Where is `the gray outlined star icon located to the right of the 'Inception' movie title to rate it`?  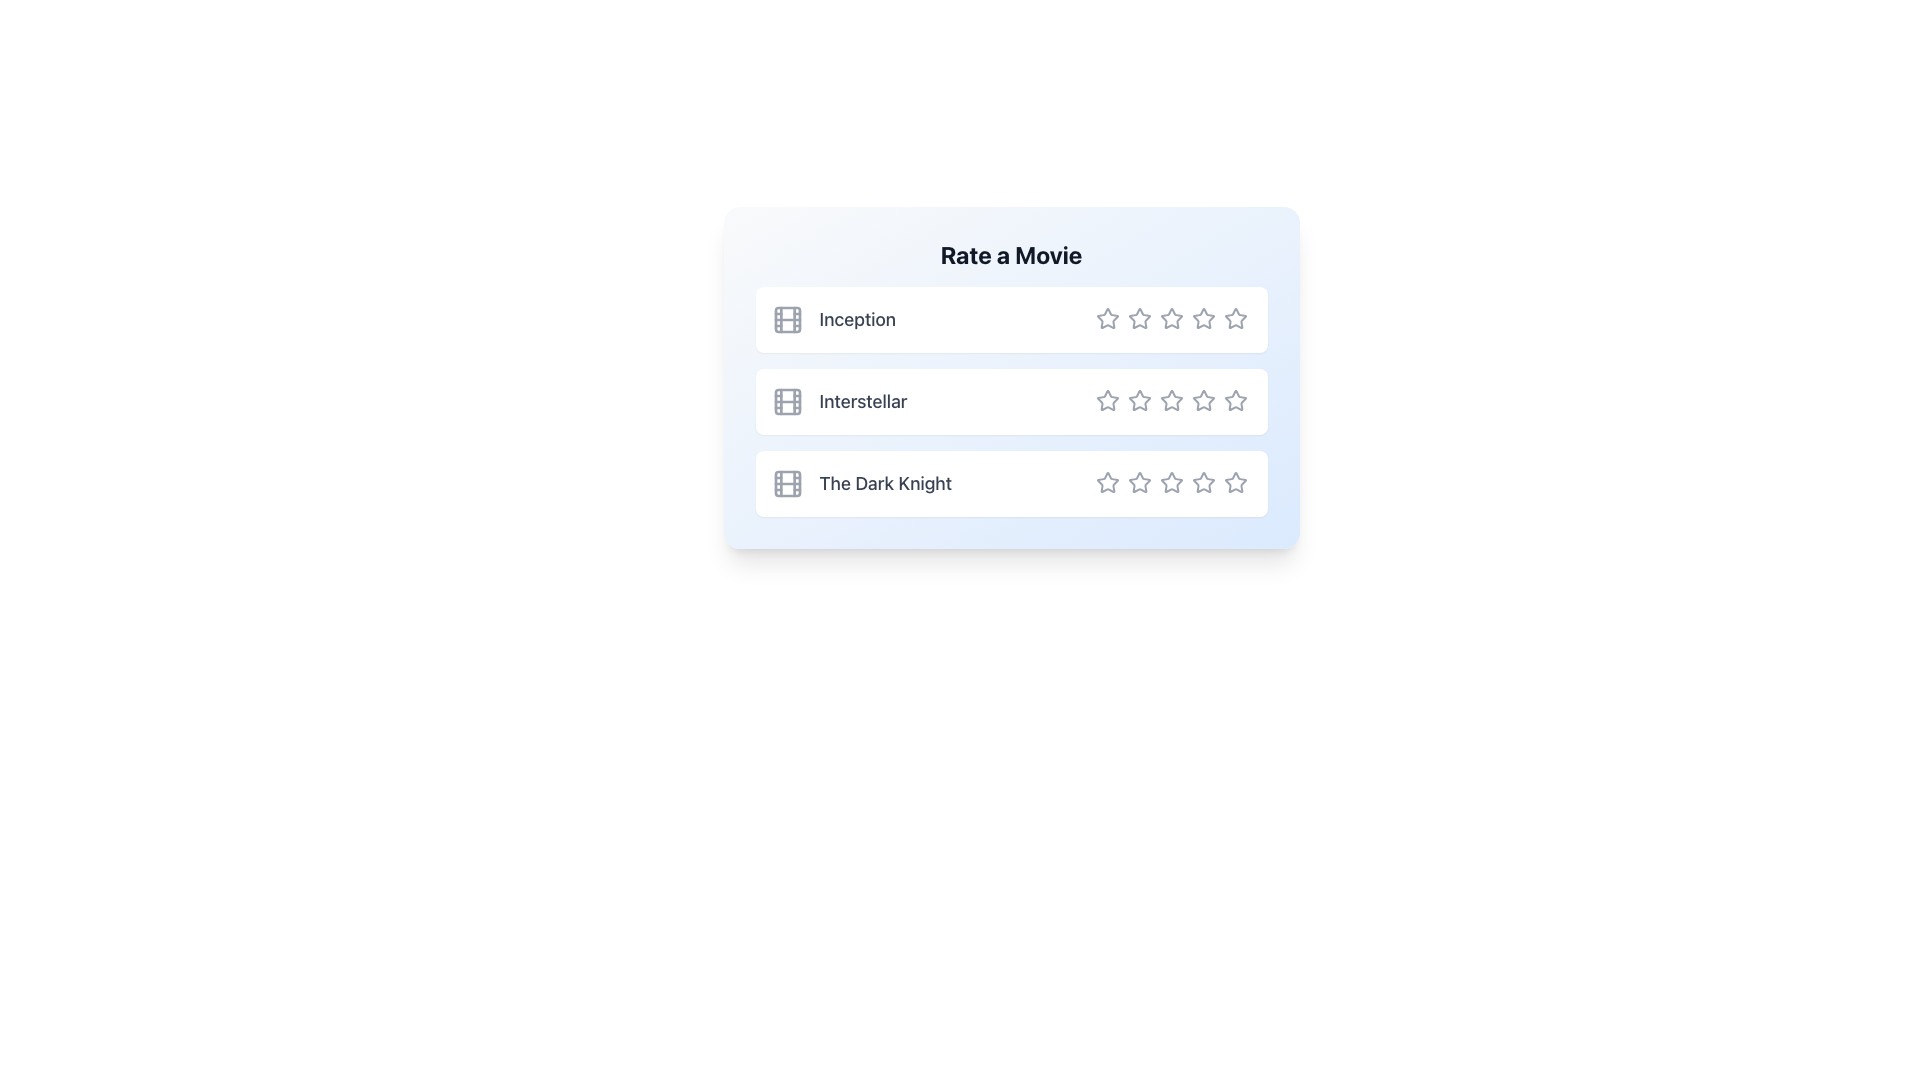
the gray outlined star icon located to the right of the 'Inception' movie title to rate it is located at coordinates (1106, 318).